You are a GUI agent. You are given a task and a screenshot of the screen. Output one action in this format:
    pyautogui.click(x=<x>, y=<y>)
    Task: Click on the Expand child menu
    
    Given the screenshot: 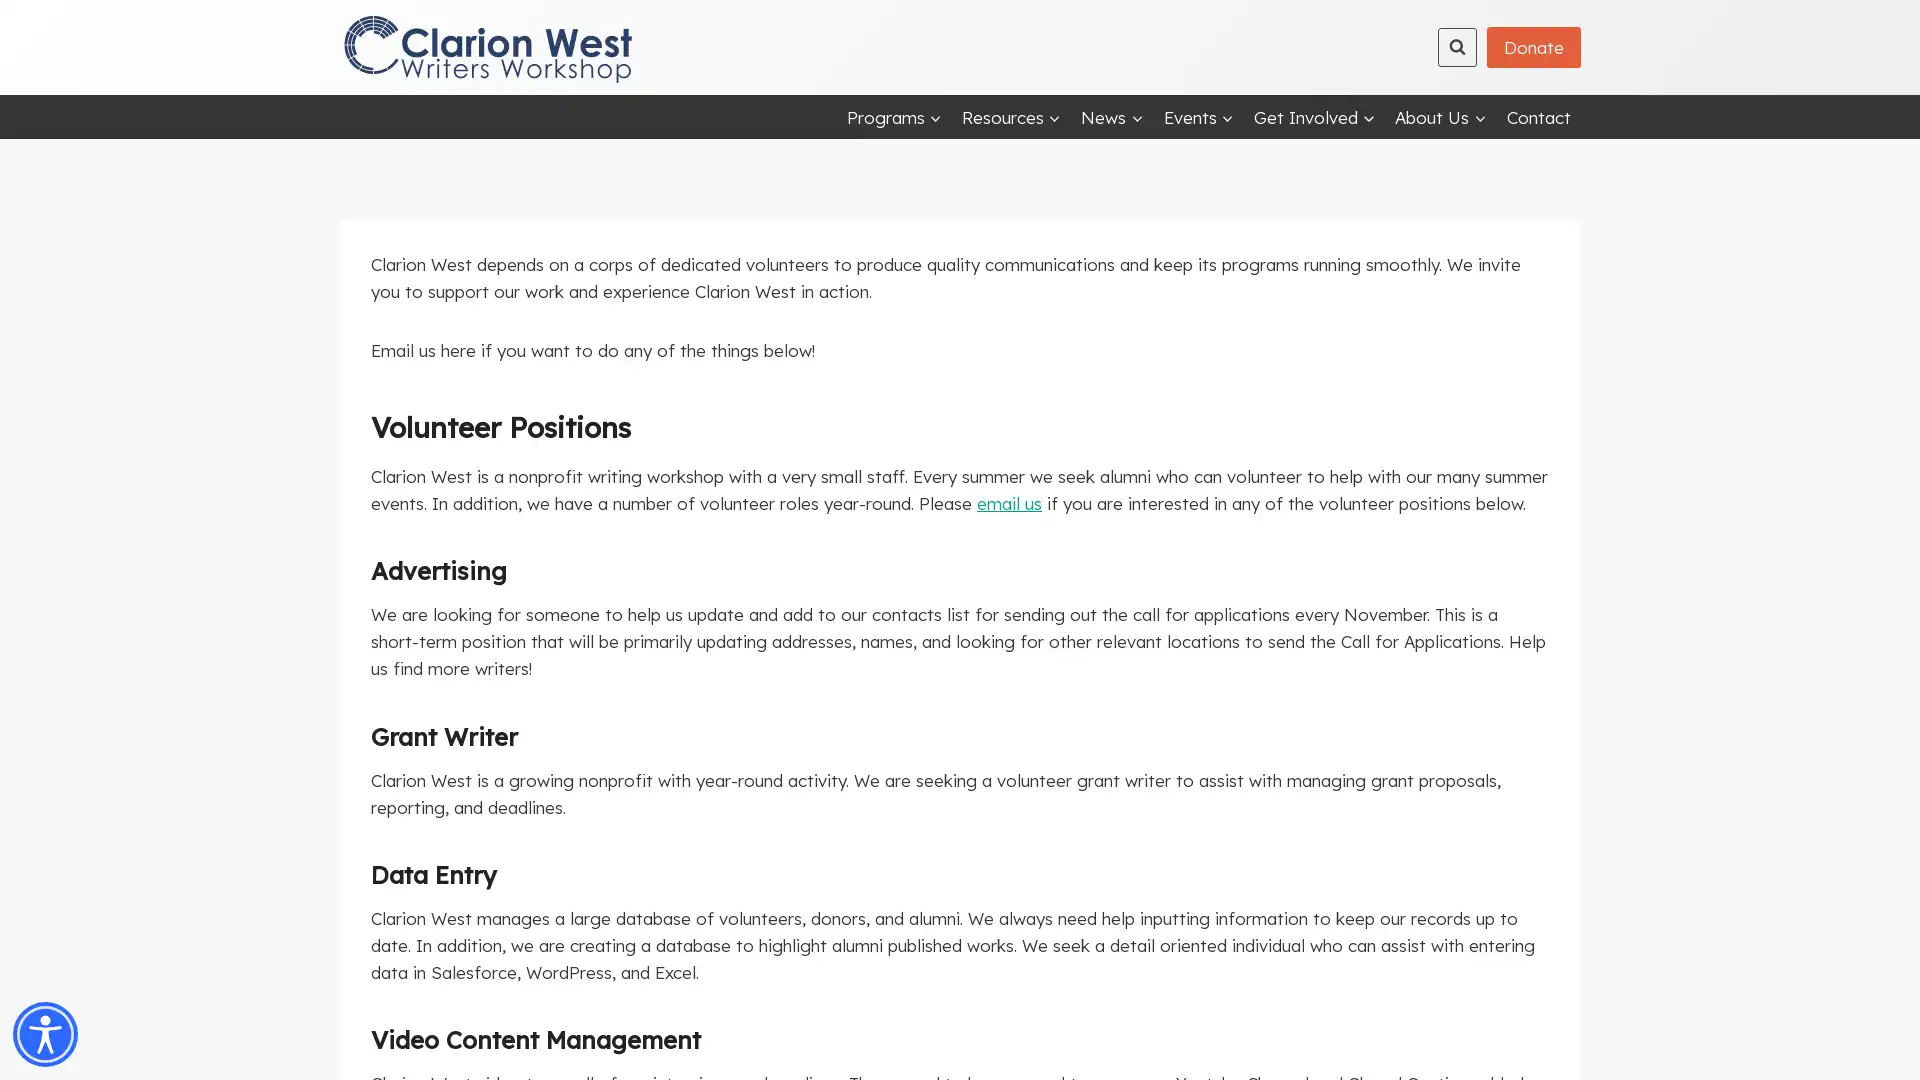 What is the action you would take?
    pyautogui.click(x=1011, y=116)
    